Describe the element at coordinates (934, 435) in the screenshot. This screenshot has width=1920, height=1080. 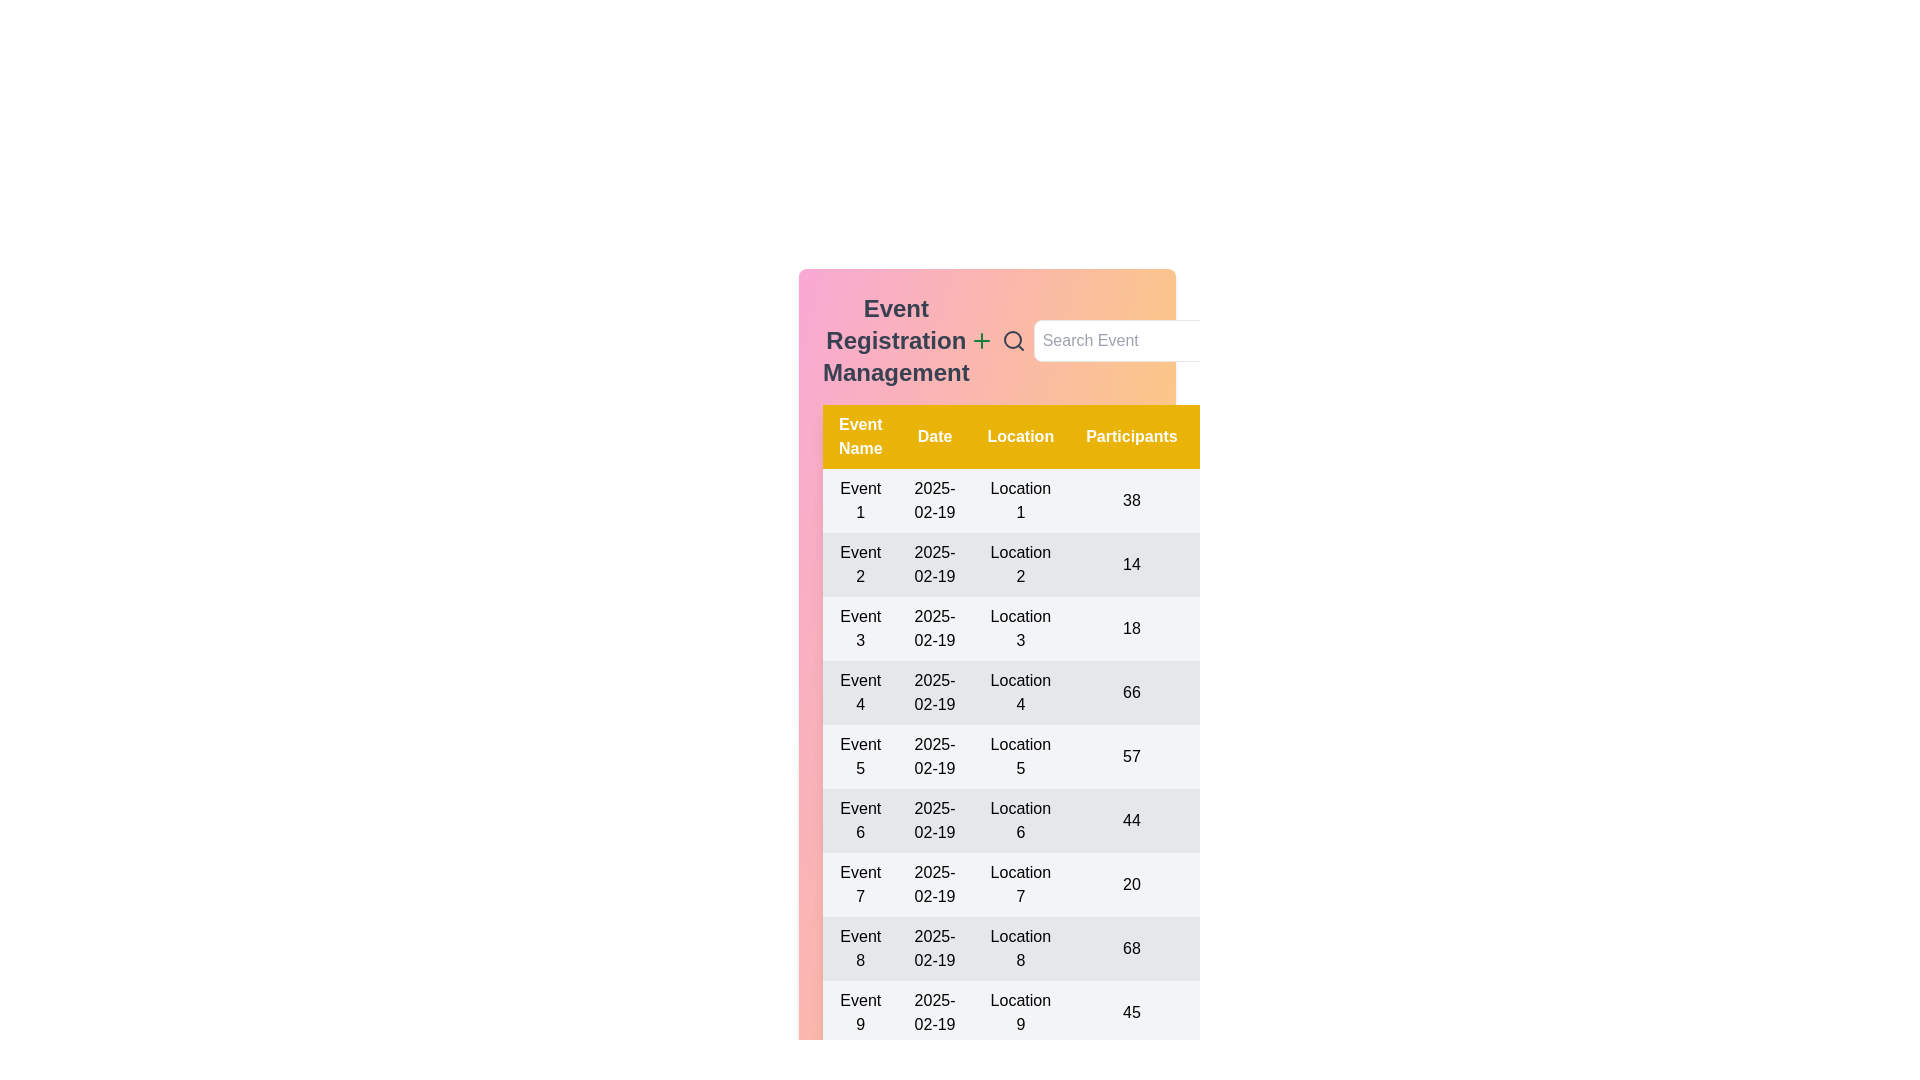
I see `the header of the column 'Date' to sort the table by that column` at that location.